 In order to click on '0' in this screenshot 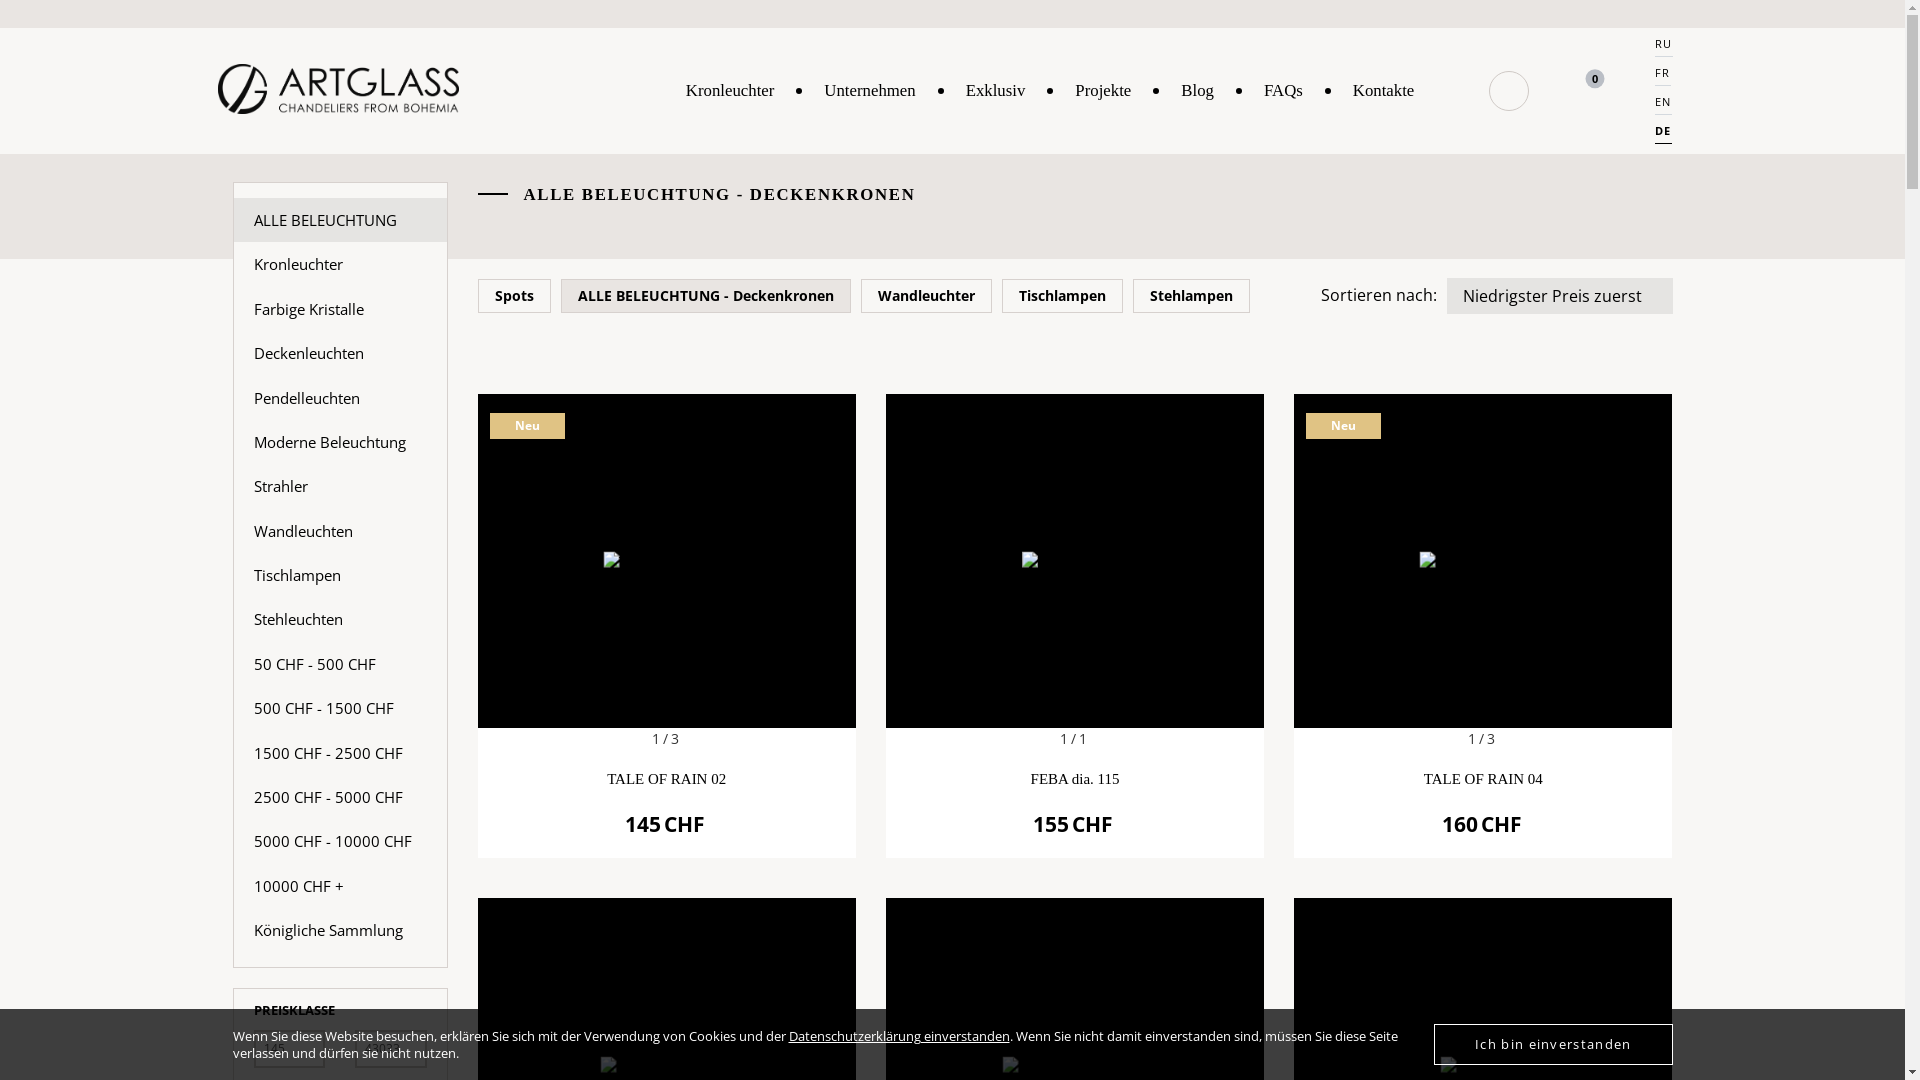, I will do `click(1576, 91)`.